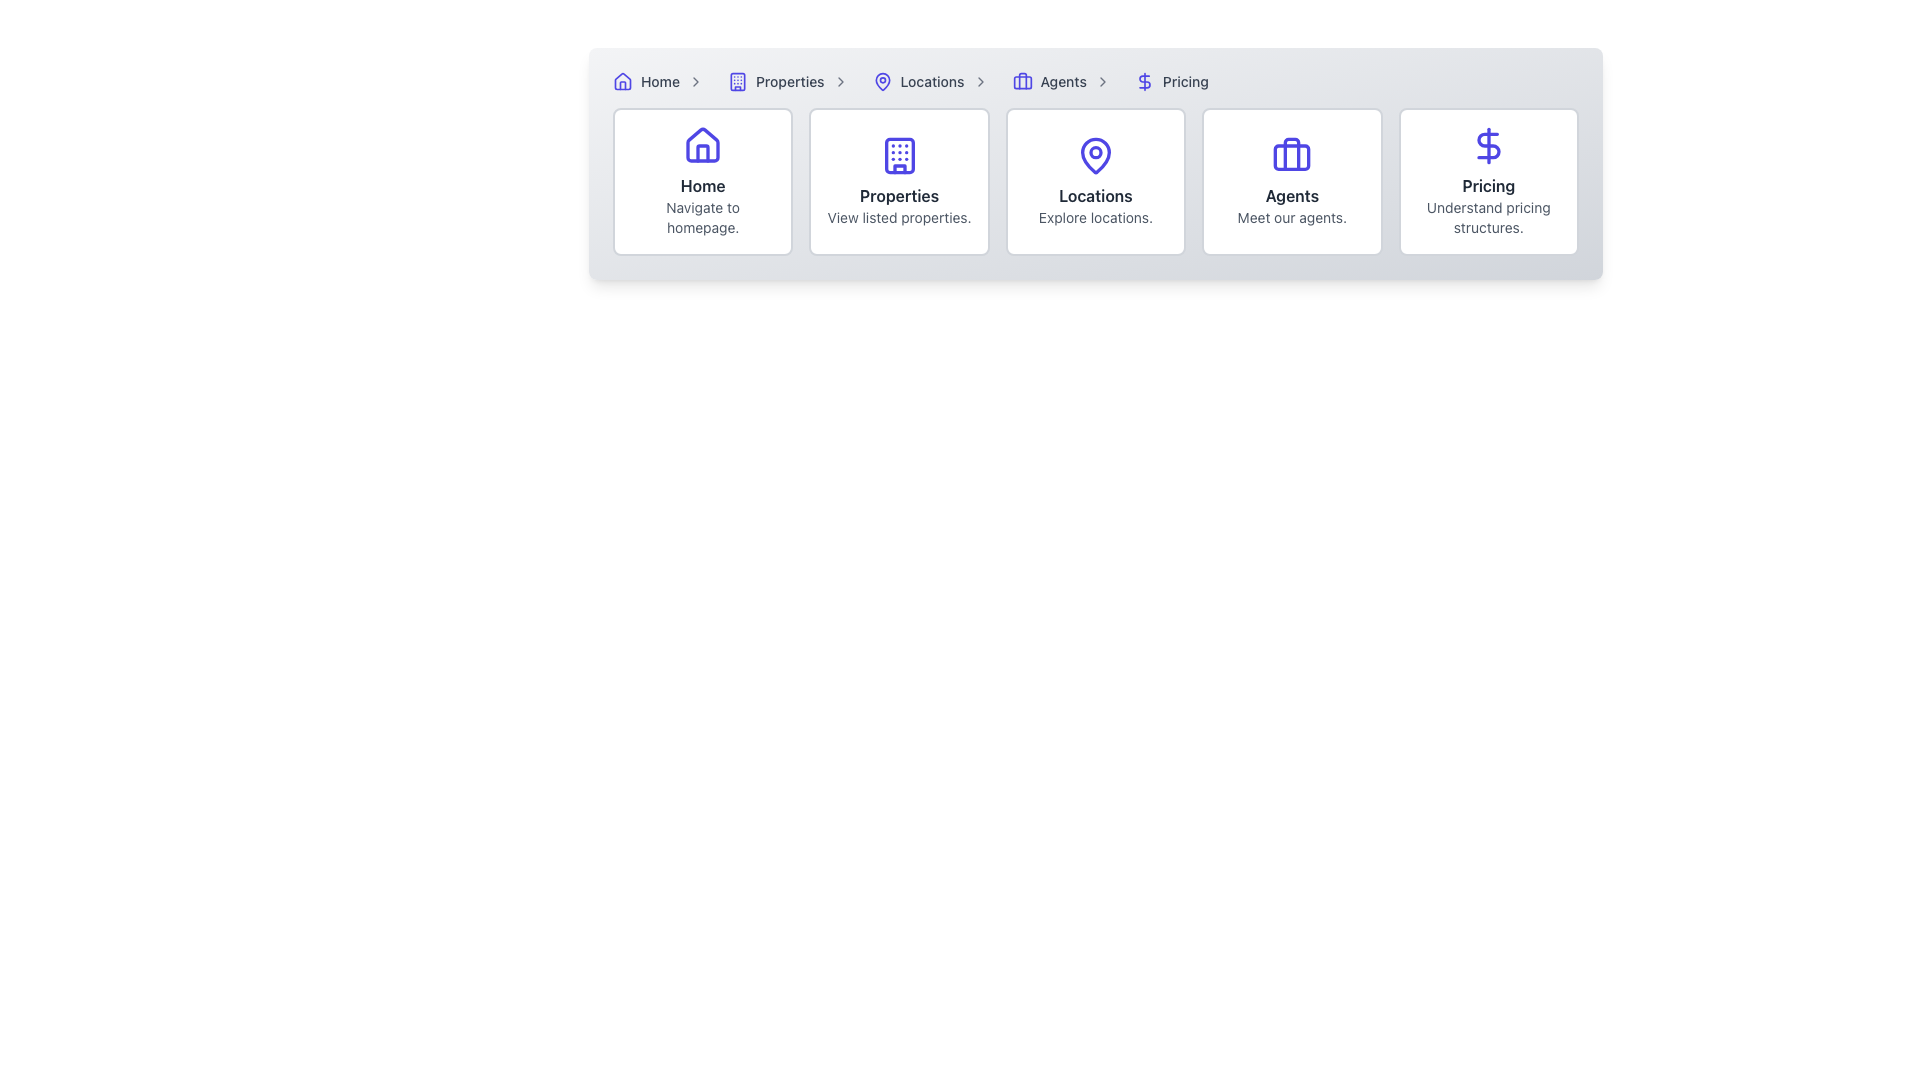 The image size is (1920, 1080). I want to click on the card component displaying 'Locations' with a map pin icon, which is the third card in a horizontal grid of five items, so click(1094, 181).